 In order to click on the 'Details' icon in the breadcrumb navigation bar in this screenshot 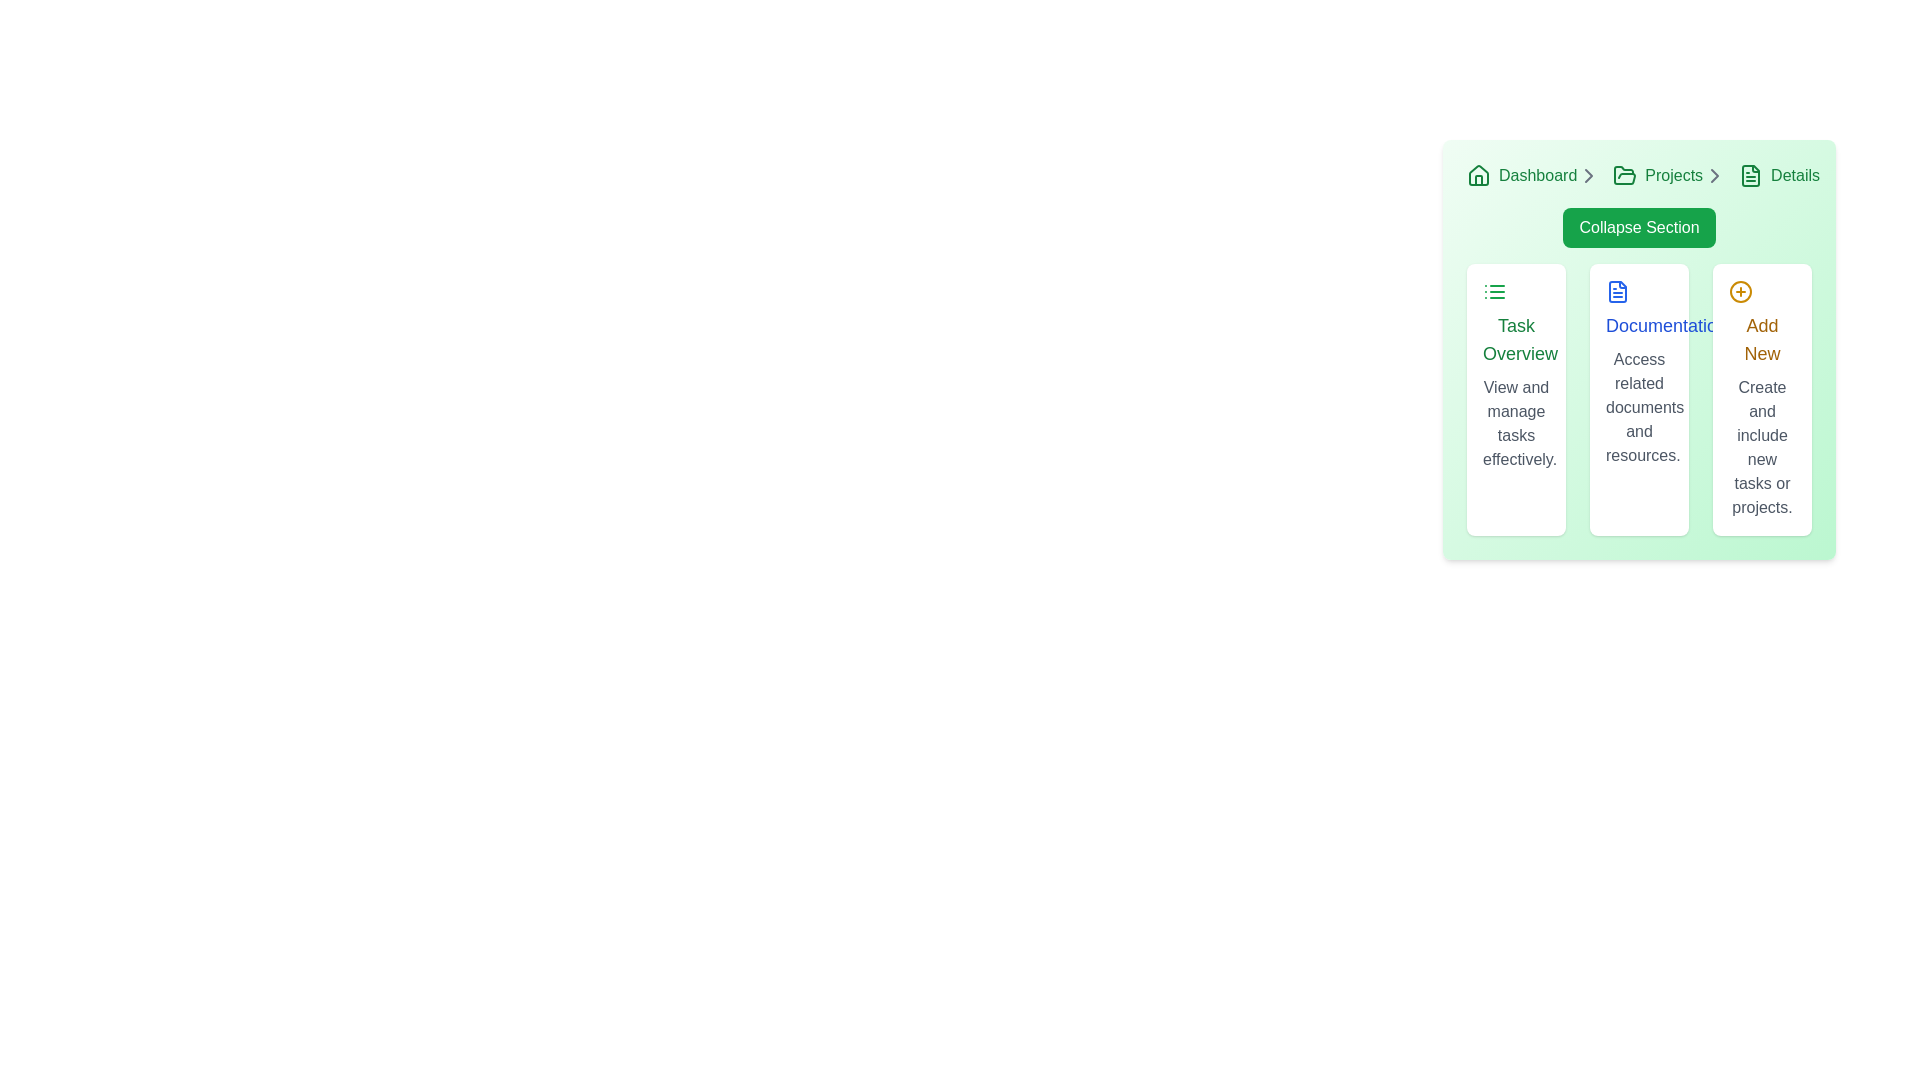, I will do `click(1750, 175)`.